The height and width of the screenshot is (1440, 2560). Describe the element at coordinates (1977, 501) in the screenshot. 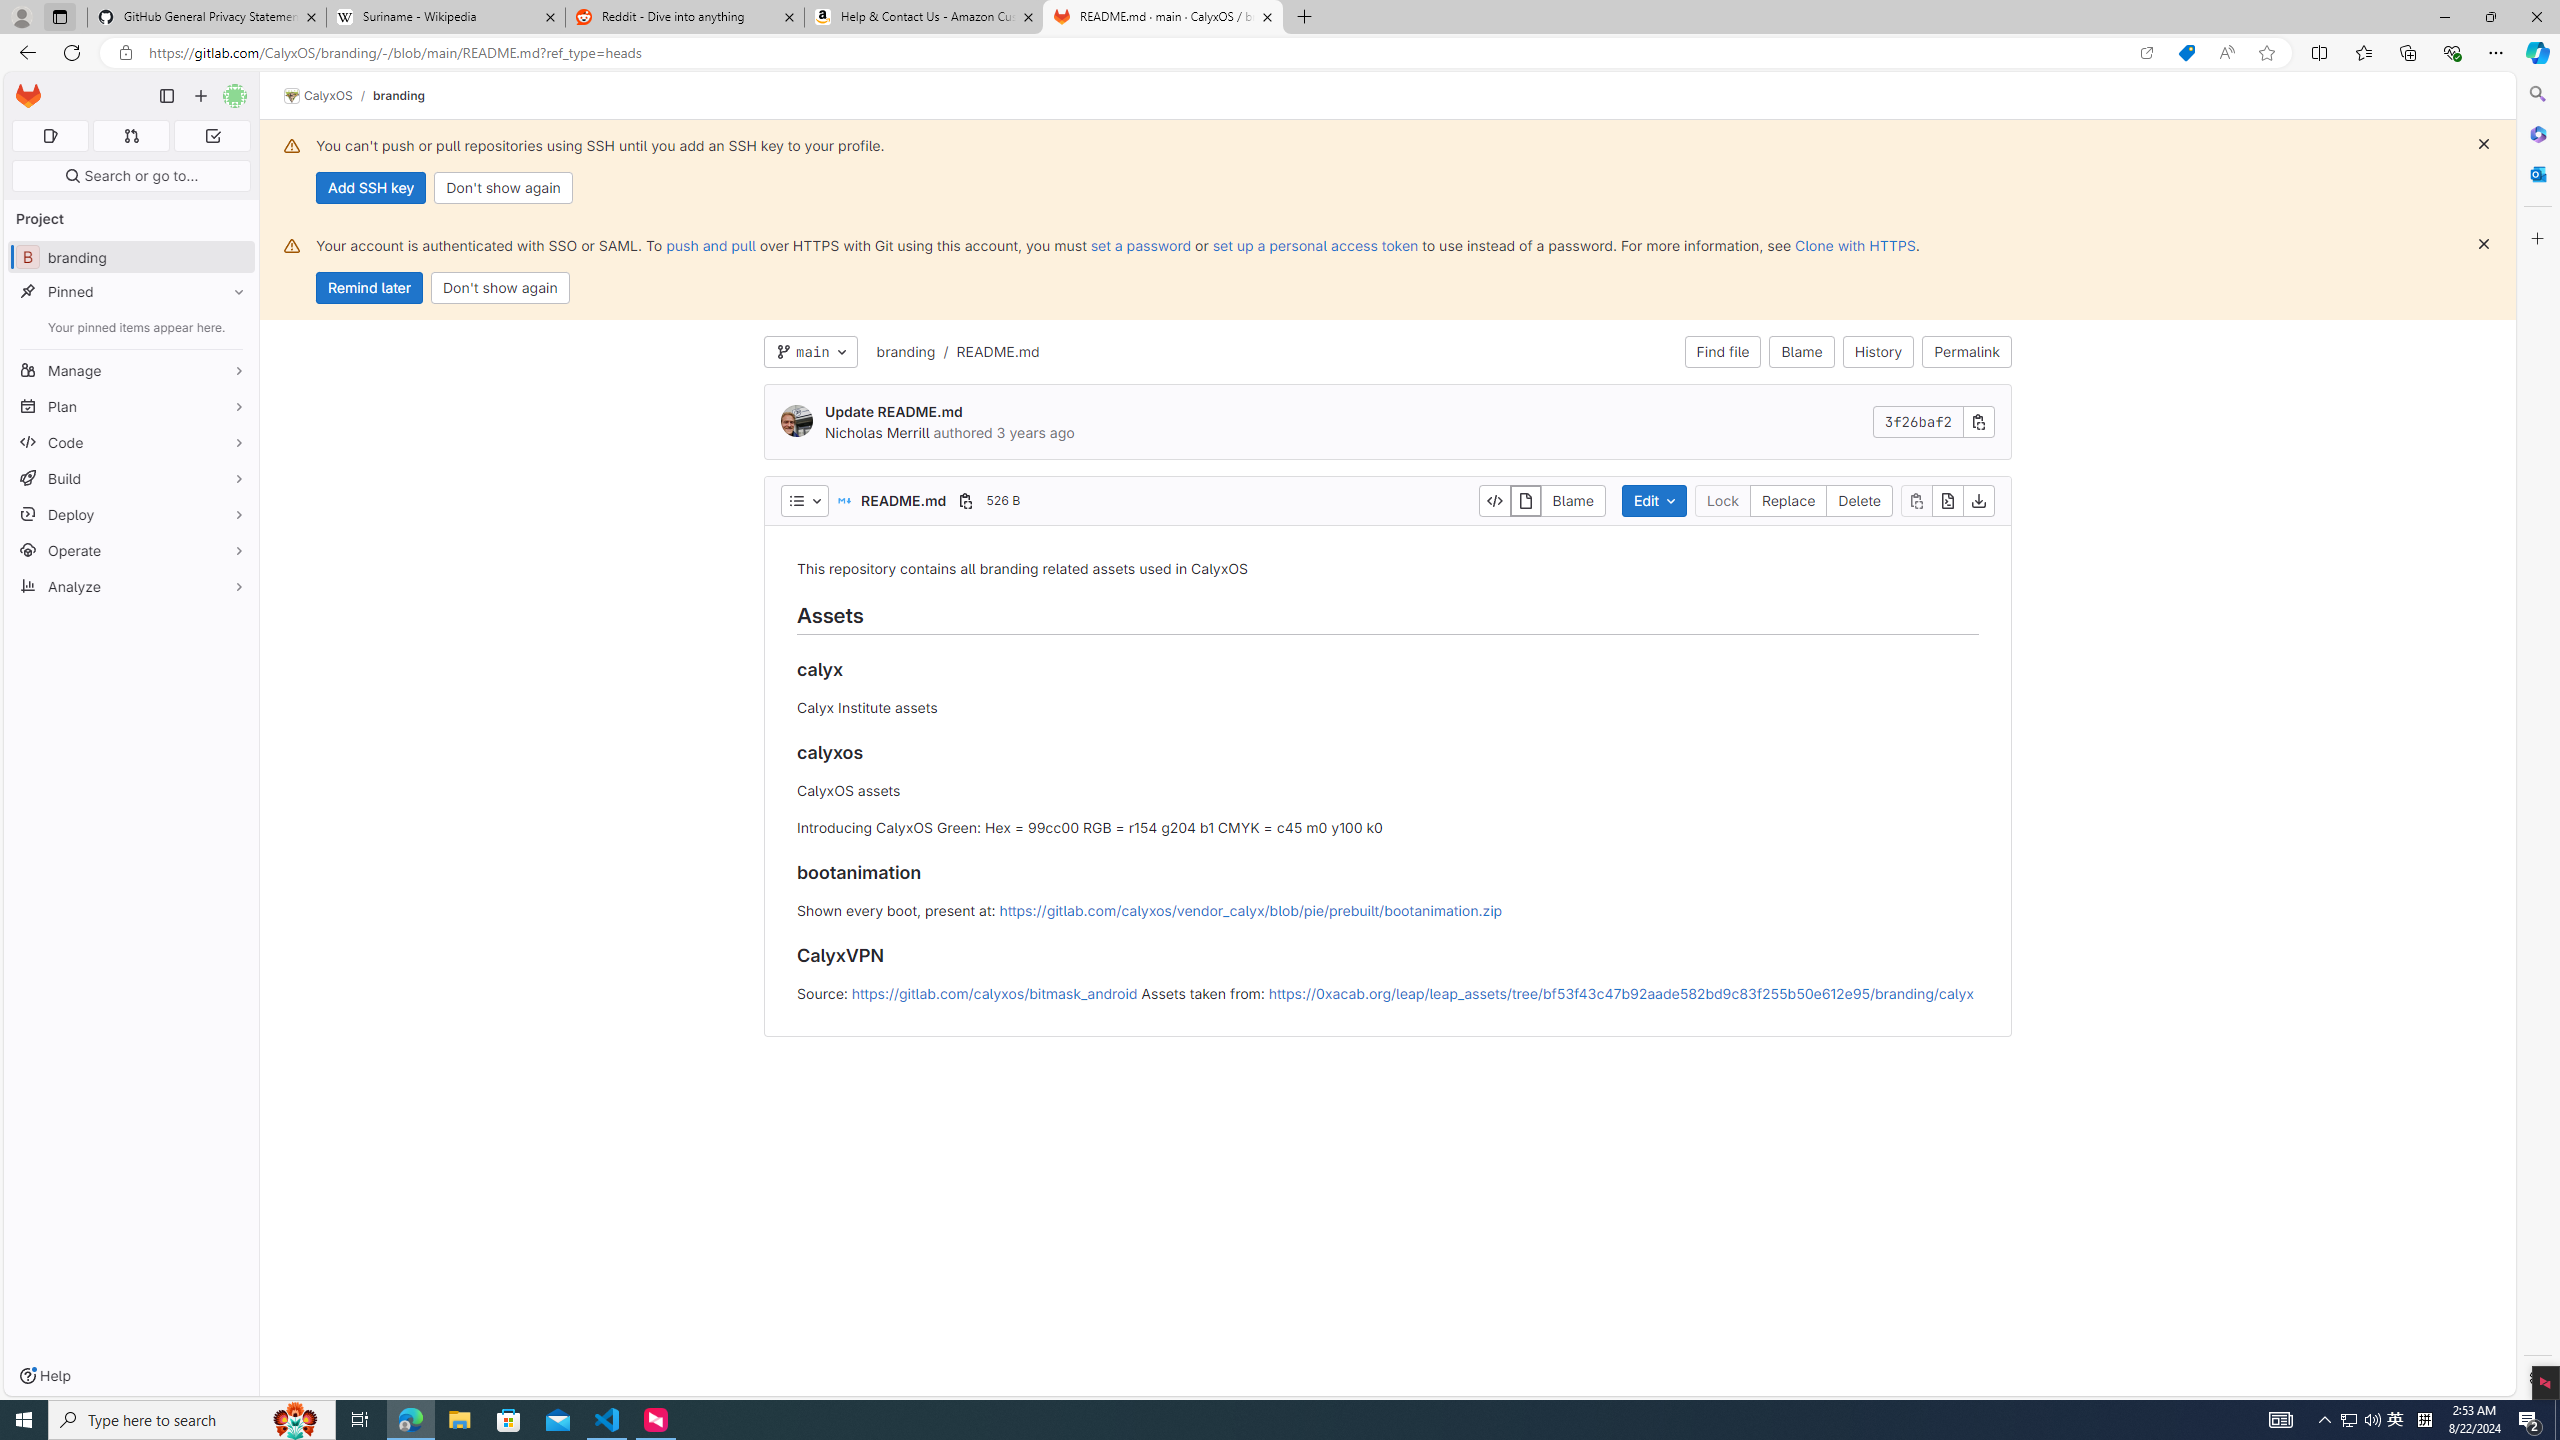

I see `'Download'` at that location.